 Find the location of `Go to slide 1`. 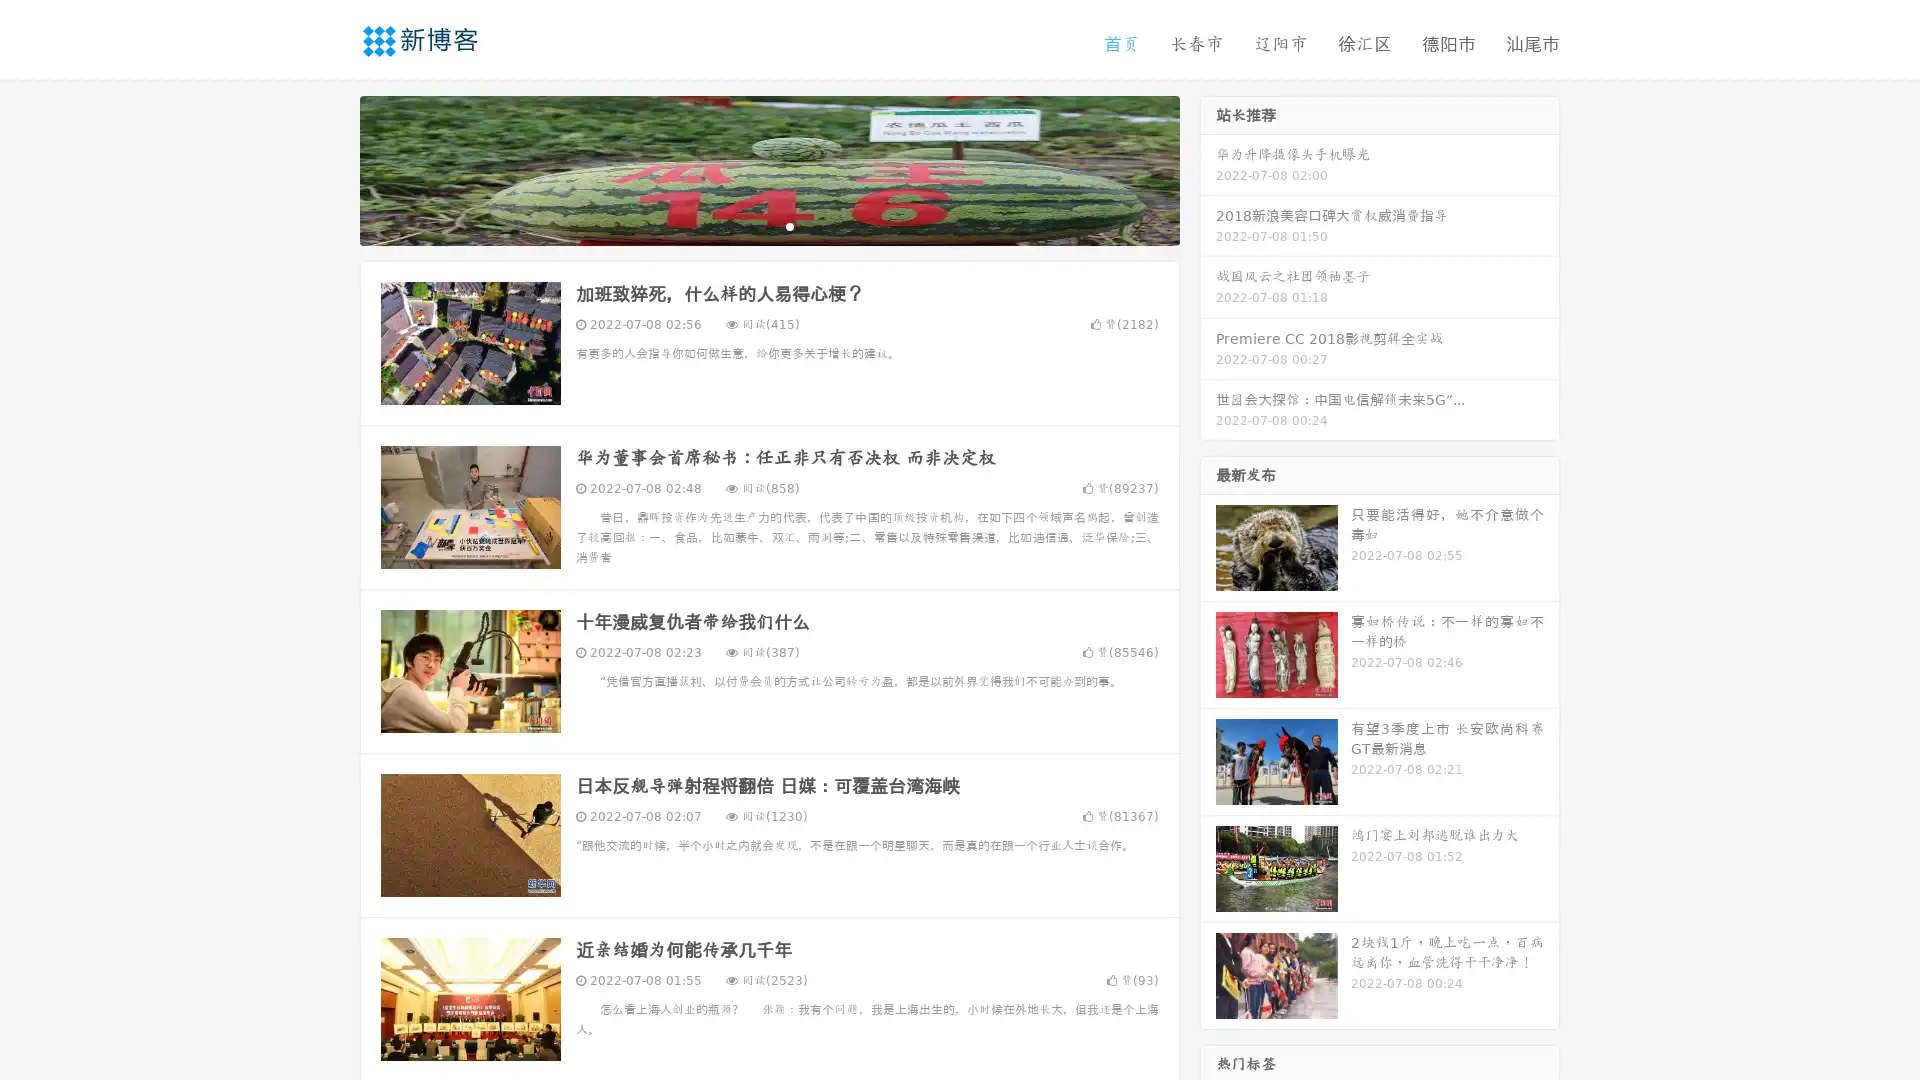

Go to slide 1 is located at coordinates (748, 225).